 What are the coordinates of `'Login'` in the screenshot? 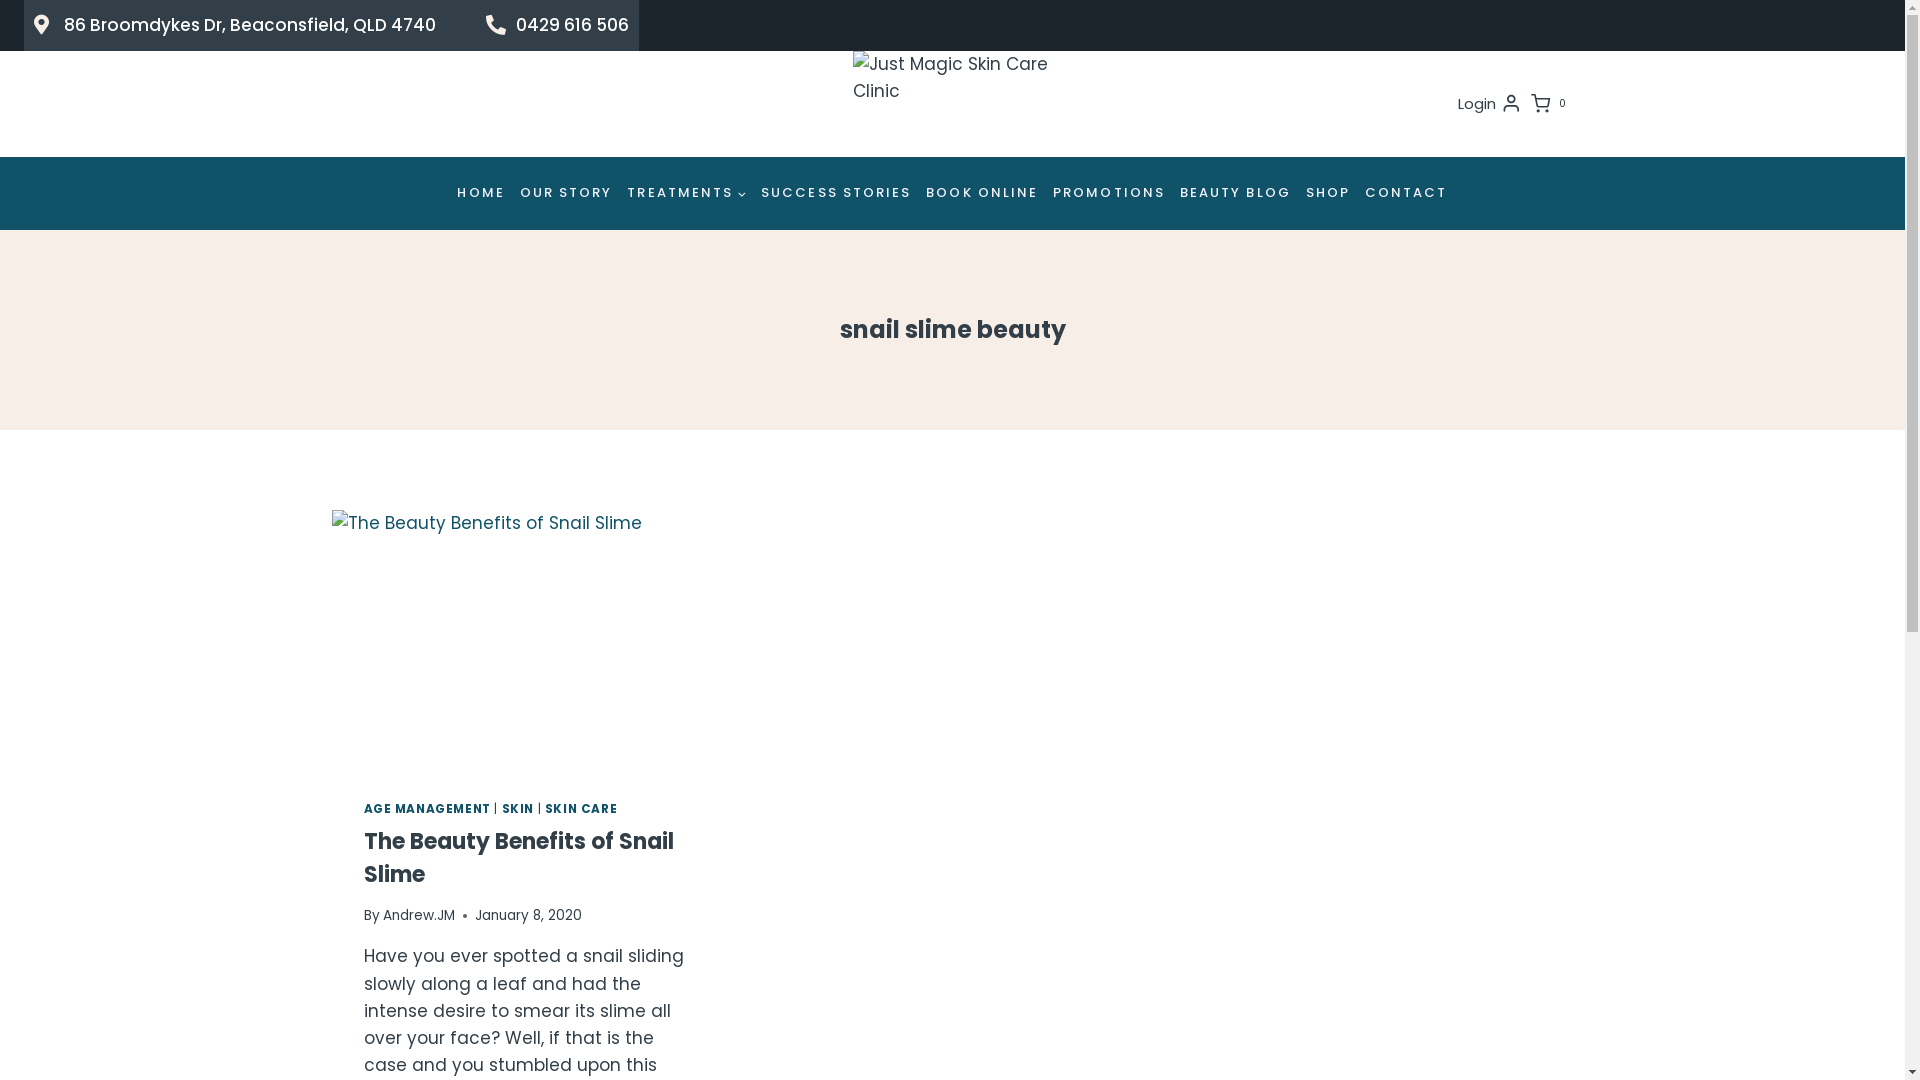 It's located at (1458, 104).